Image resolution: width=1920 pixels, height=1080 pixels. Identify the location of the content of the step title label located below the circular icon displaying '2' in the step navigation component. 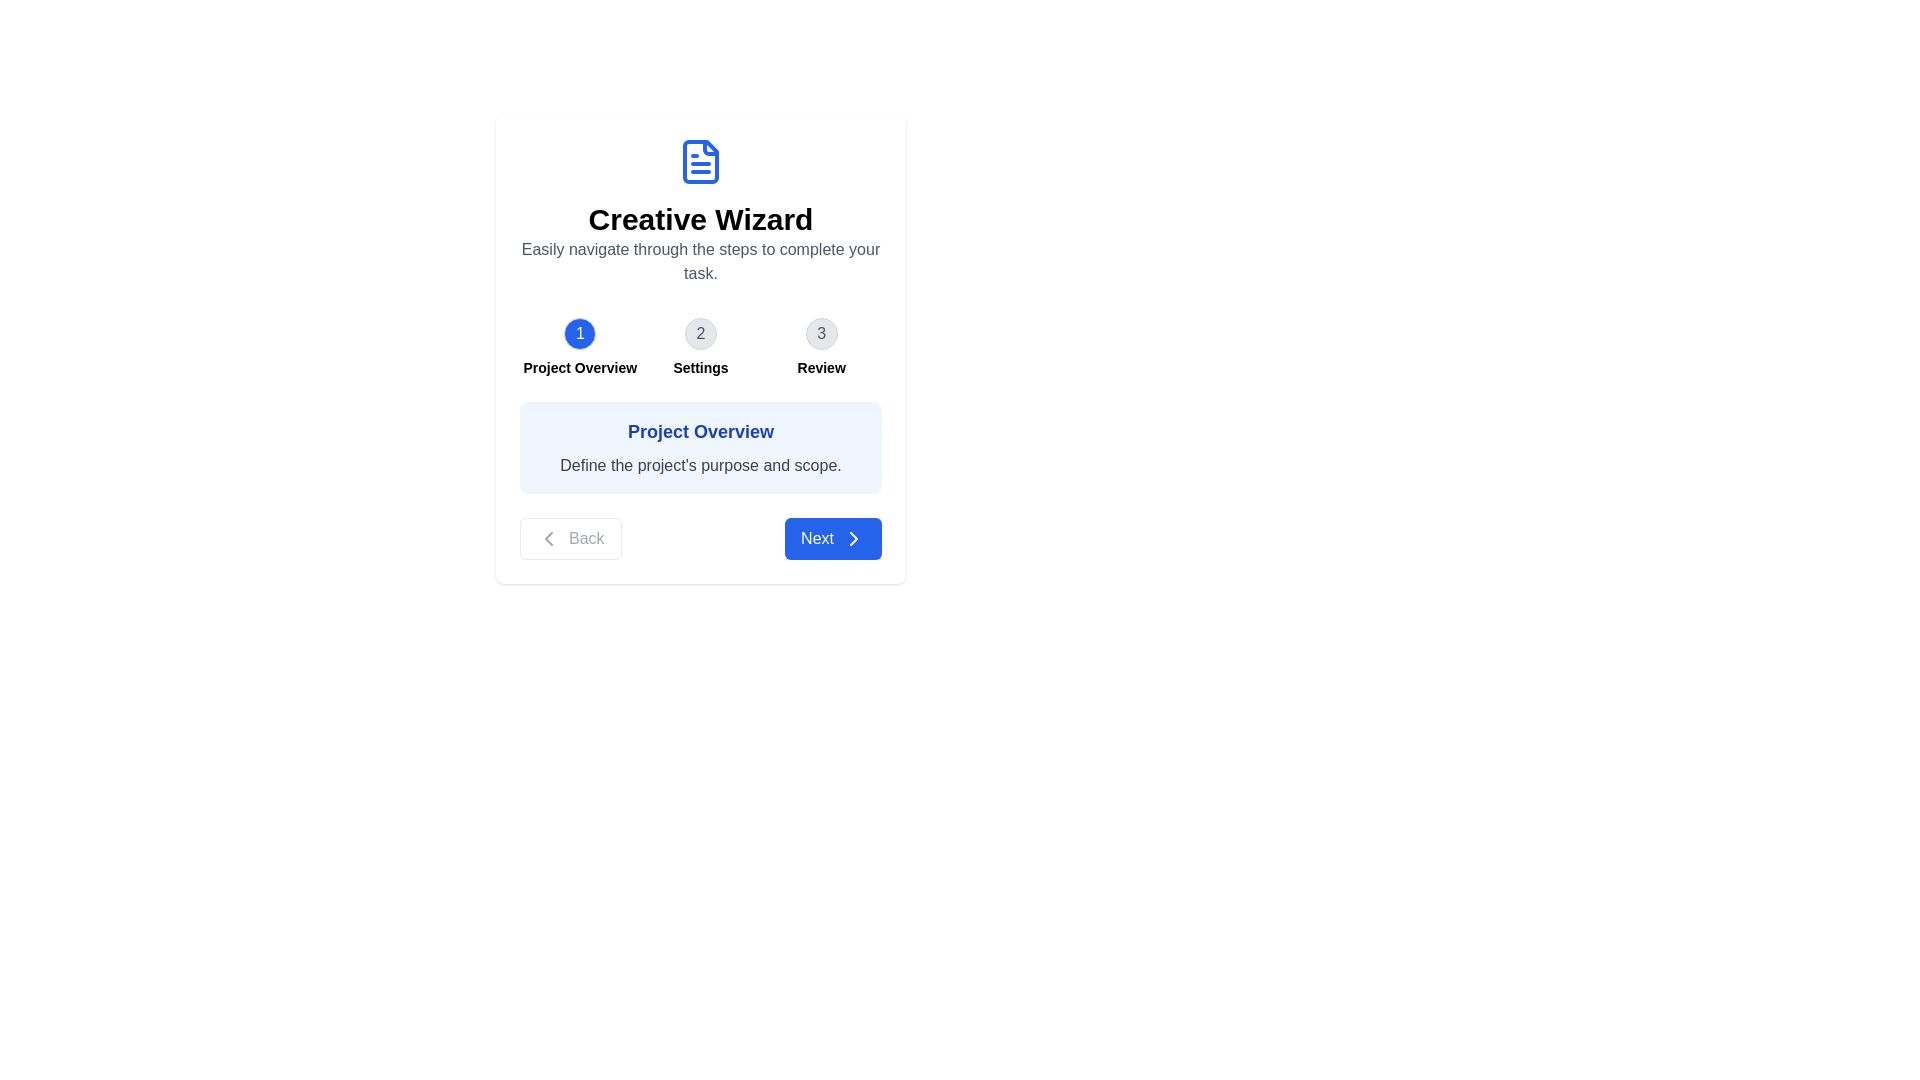
(700, 367).